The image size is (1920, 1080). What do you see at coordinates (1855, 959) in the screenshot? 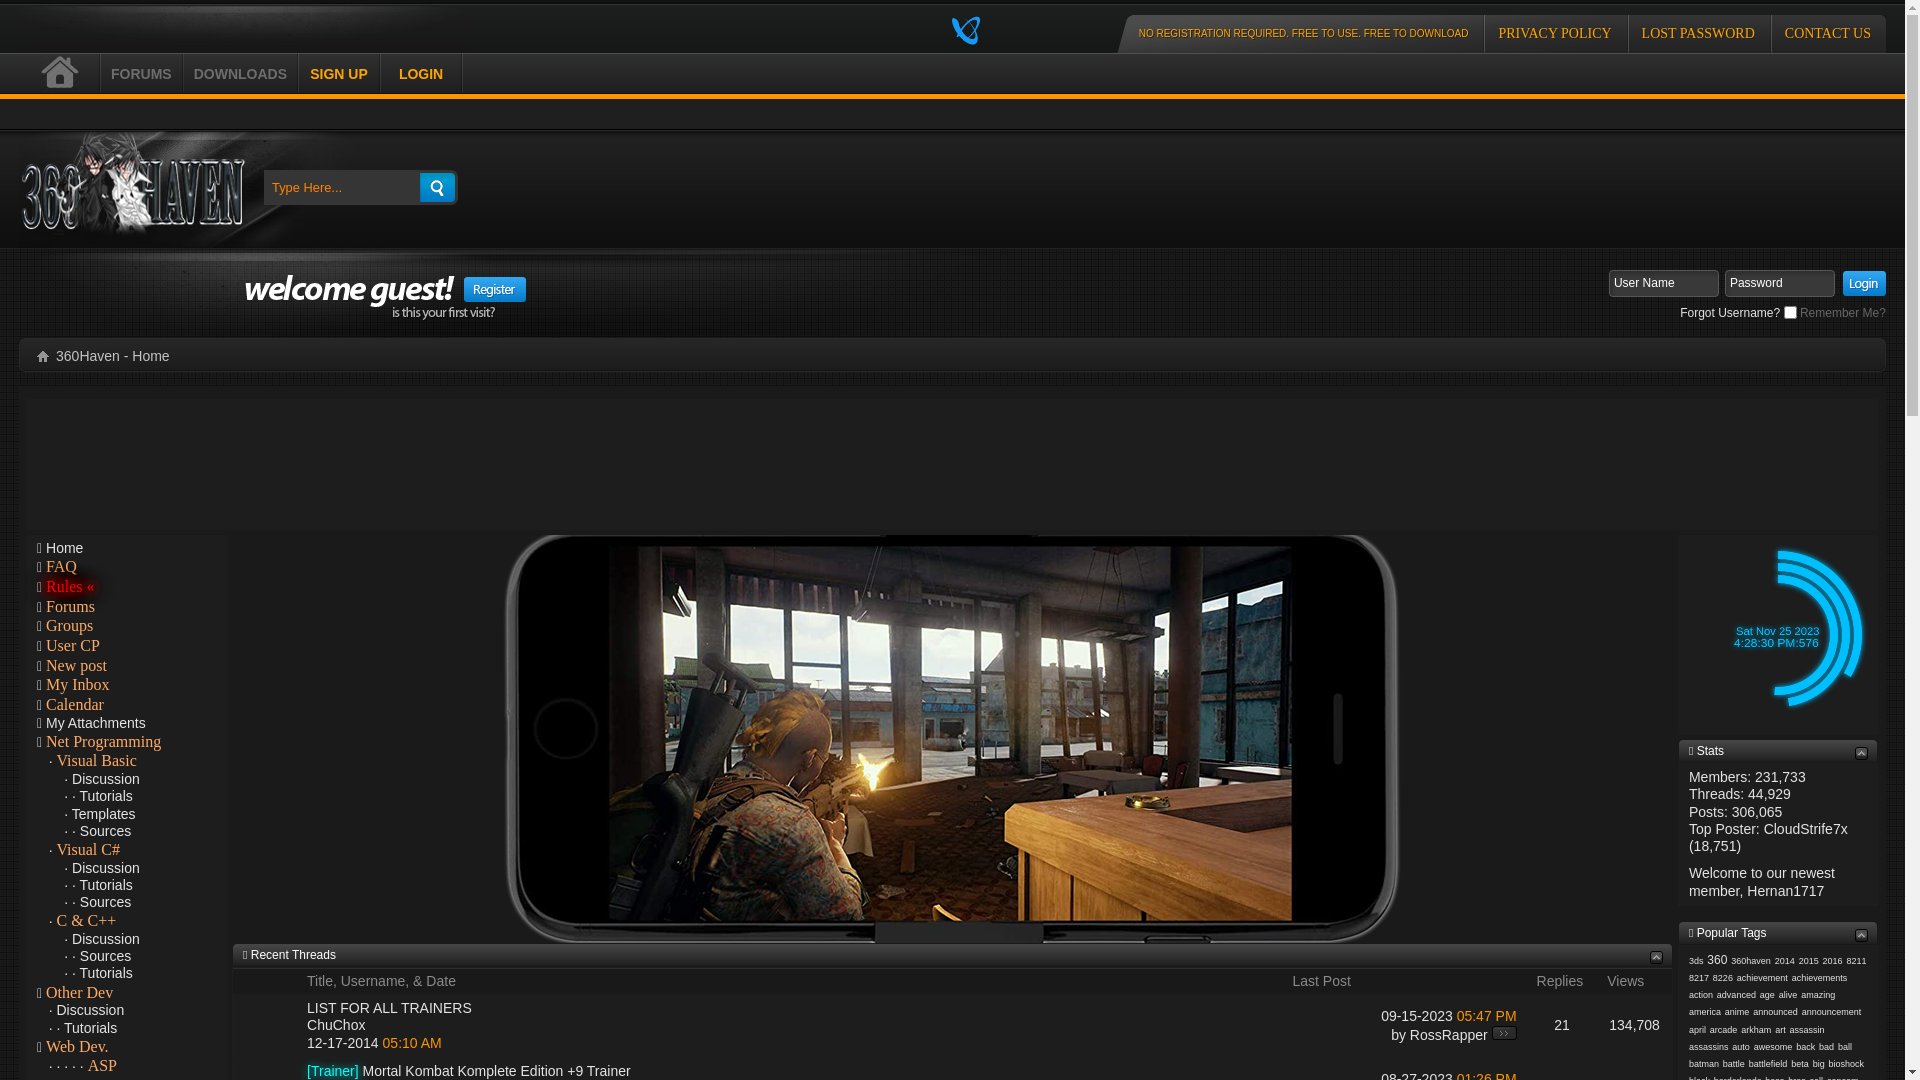
I see `'8211'` at bounding box center [1855, 959].